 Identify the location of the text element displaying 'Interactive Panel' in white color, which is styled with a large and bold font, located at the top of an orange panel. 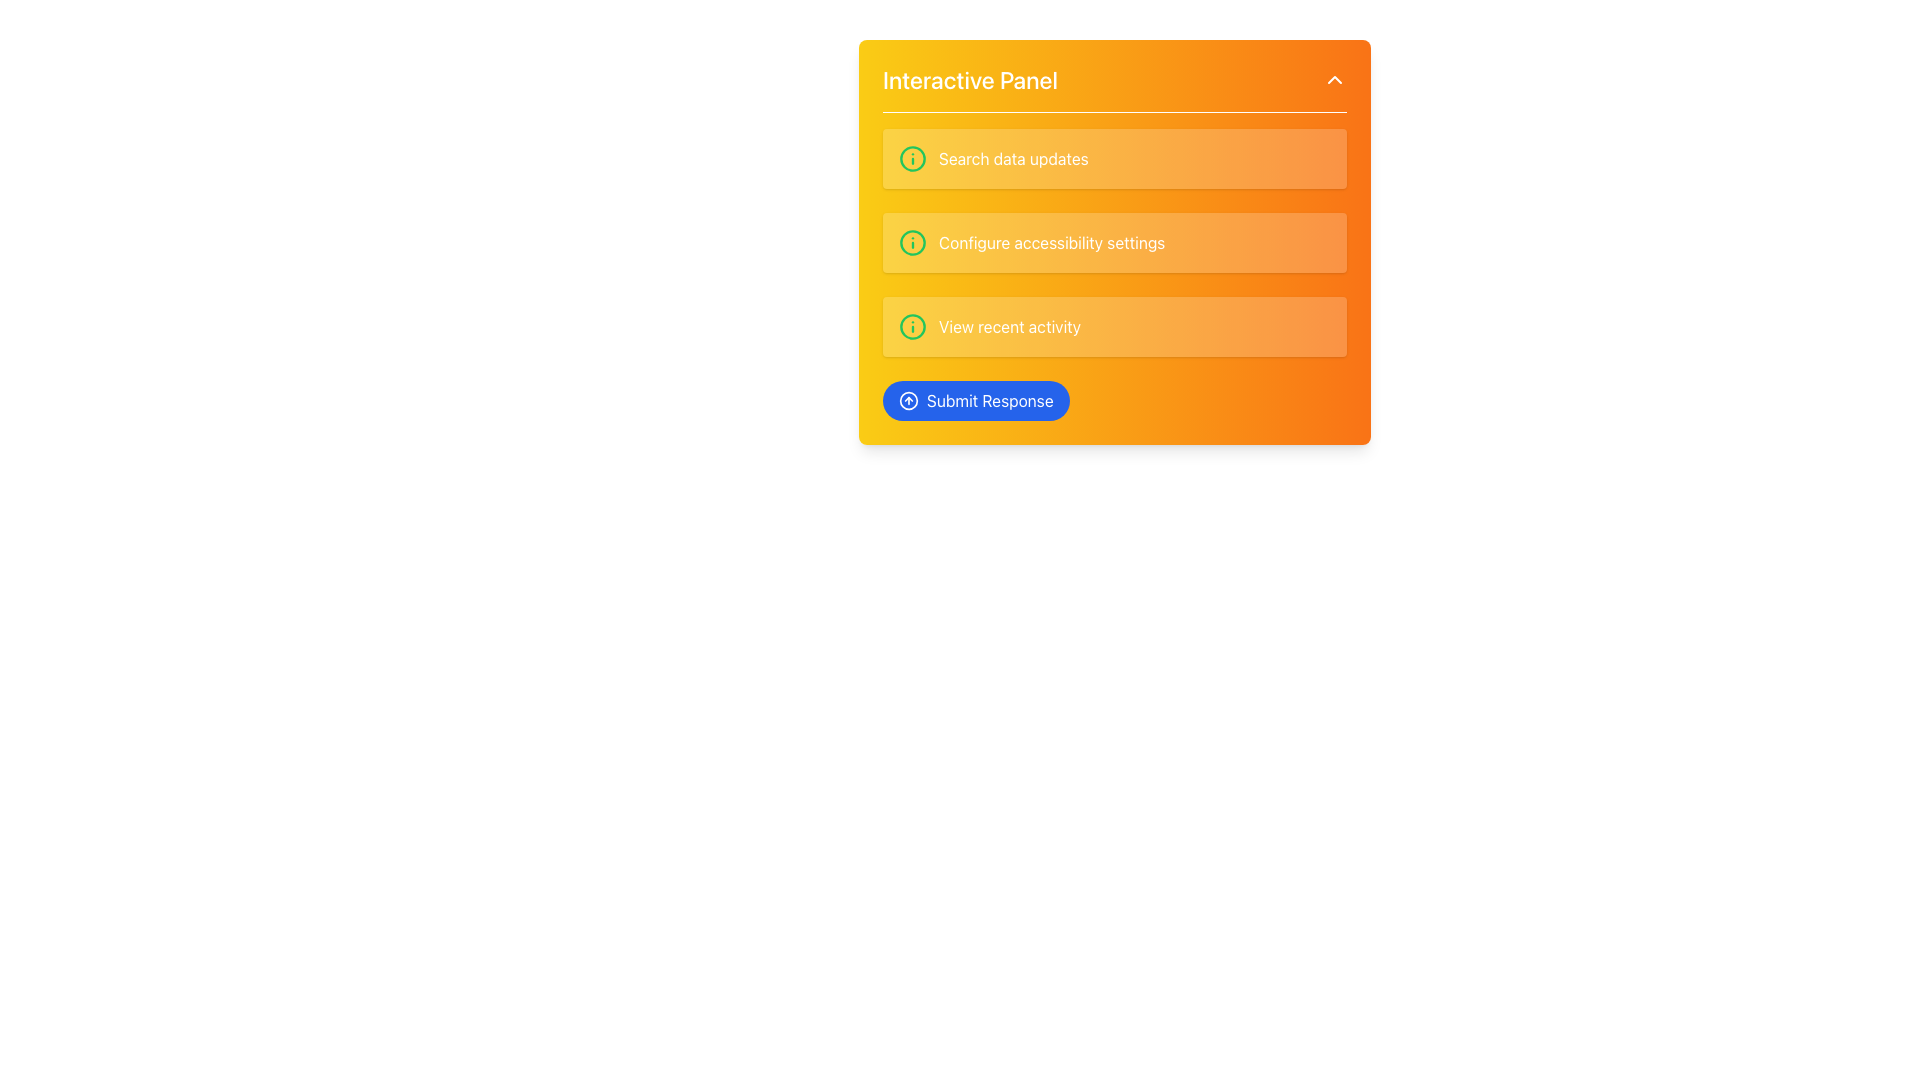
(970, 79).